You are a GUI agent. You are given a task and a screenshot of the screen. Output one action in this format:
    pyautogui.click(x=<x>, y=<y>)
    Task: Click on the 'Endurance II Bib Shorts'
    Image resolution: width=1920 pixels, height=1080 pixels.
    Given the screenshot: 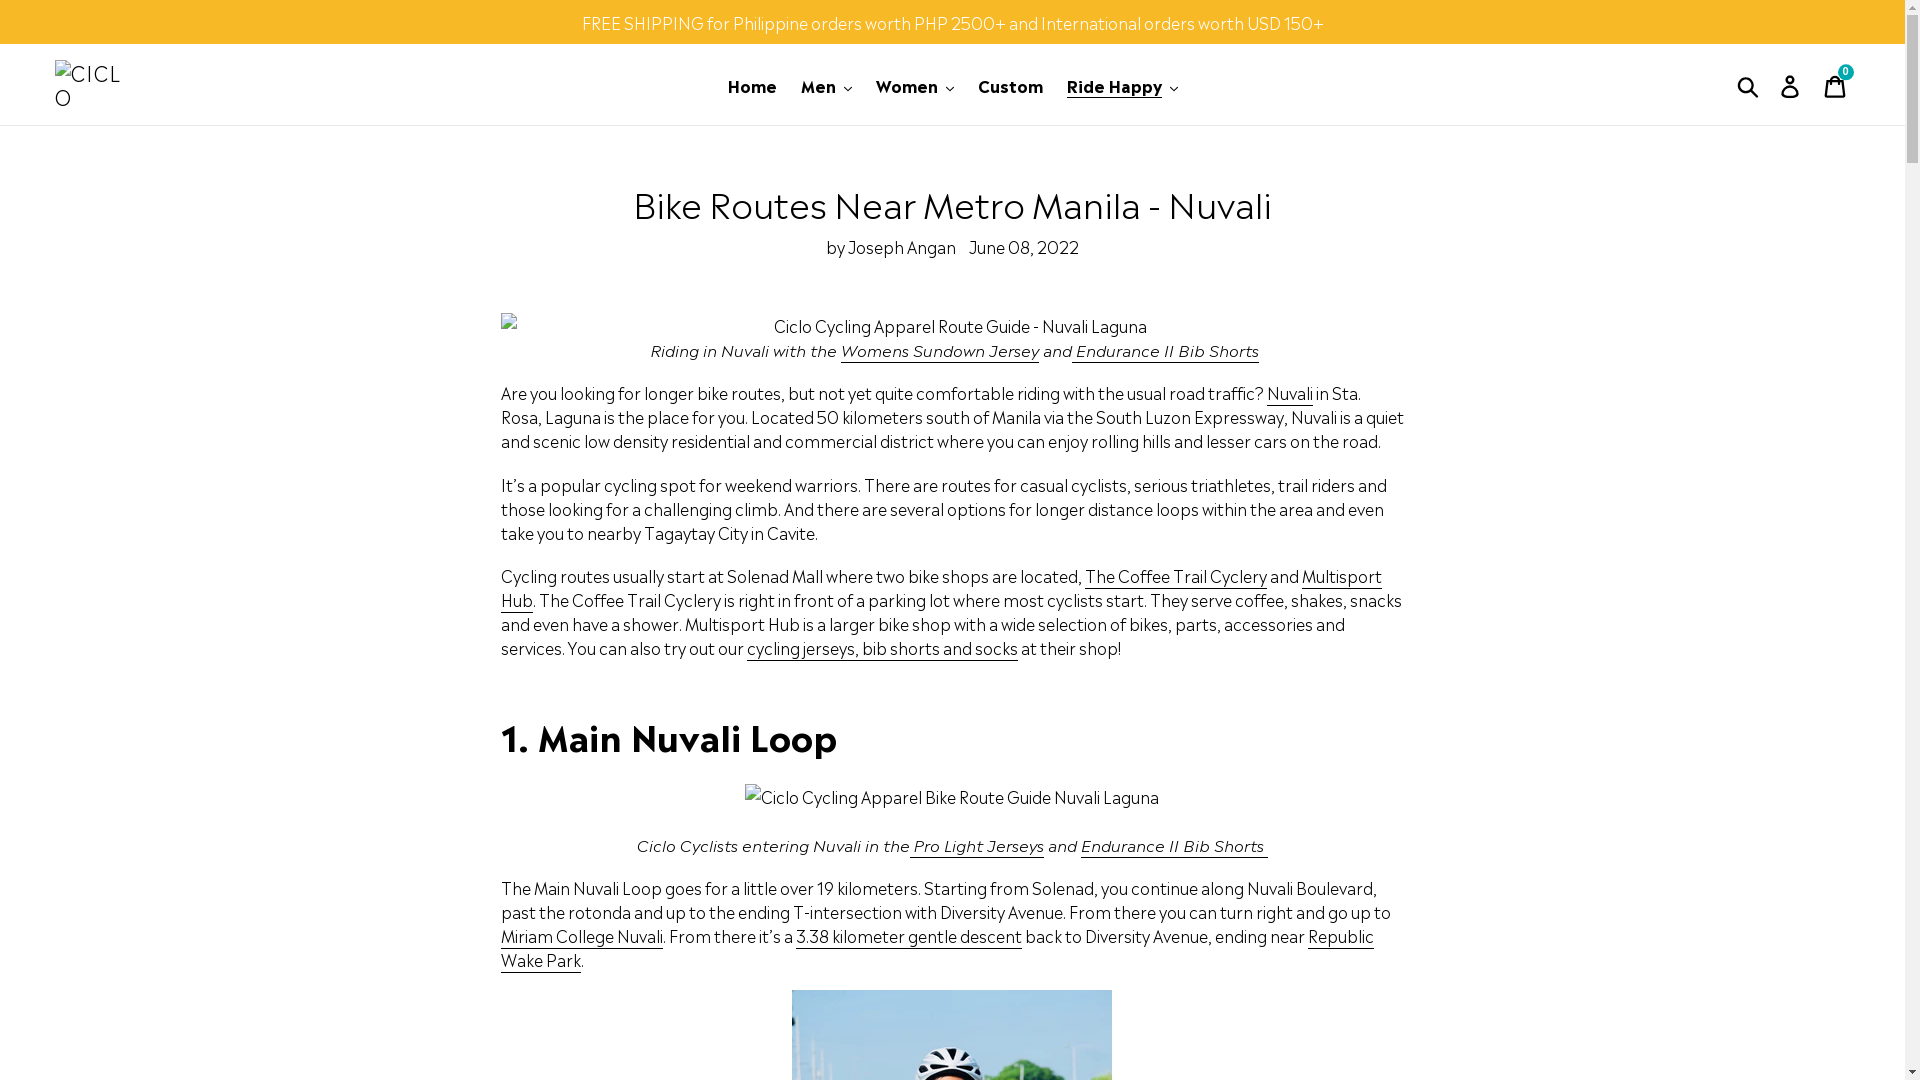 What is the action you would take?
    pyautogui.click(x=1165, y=349)
    